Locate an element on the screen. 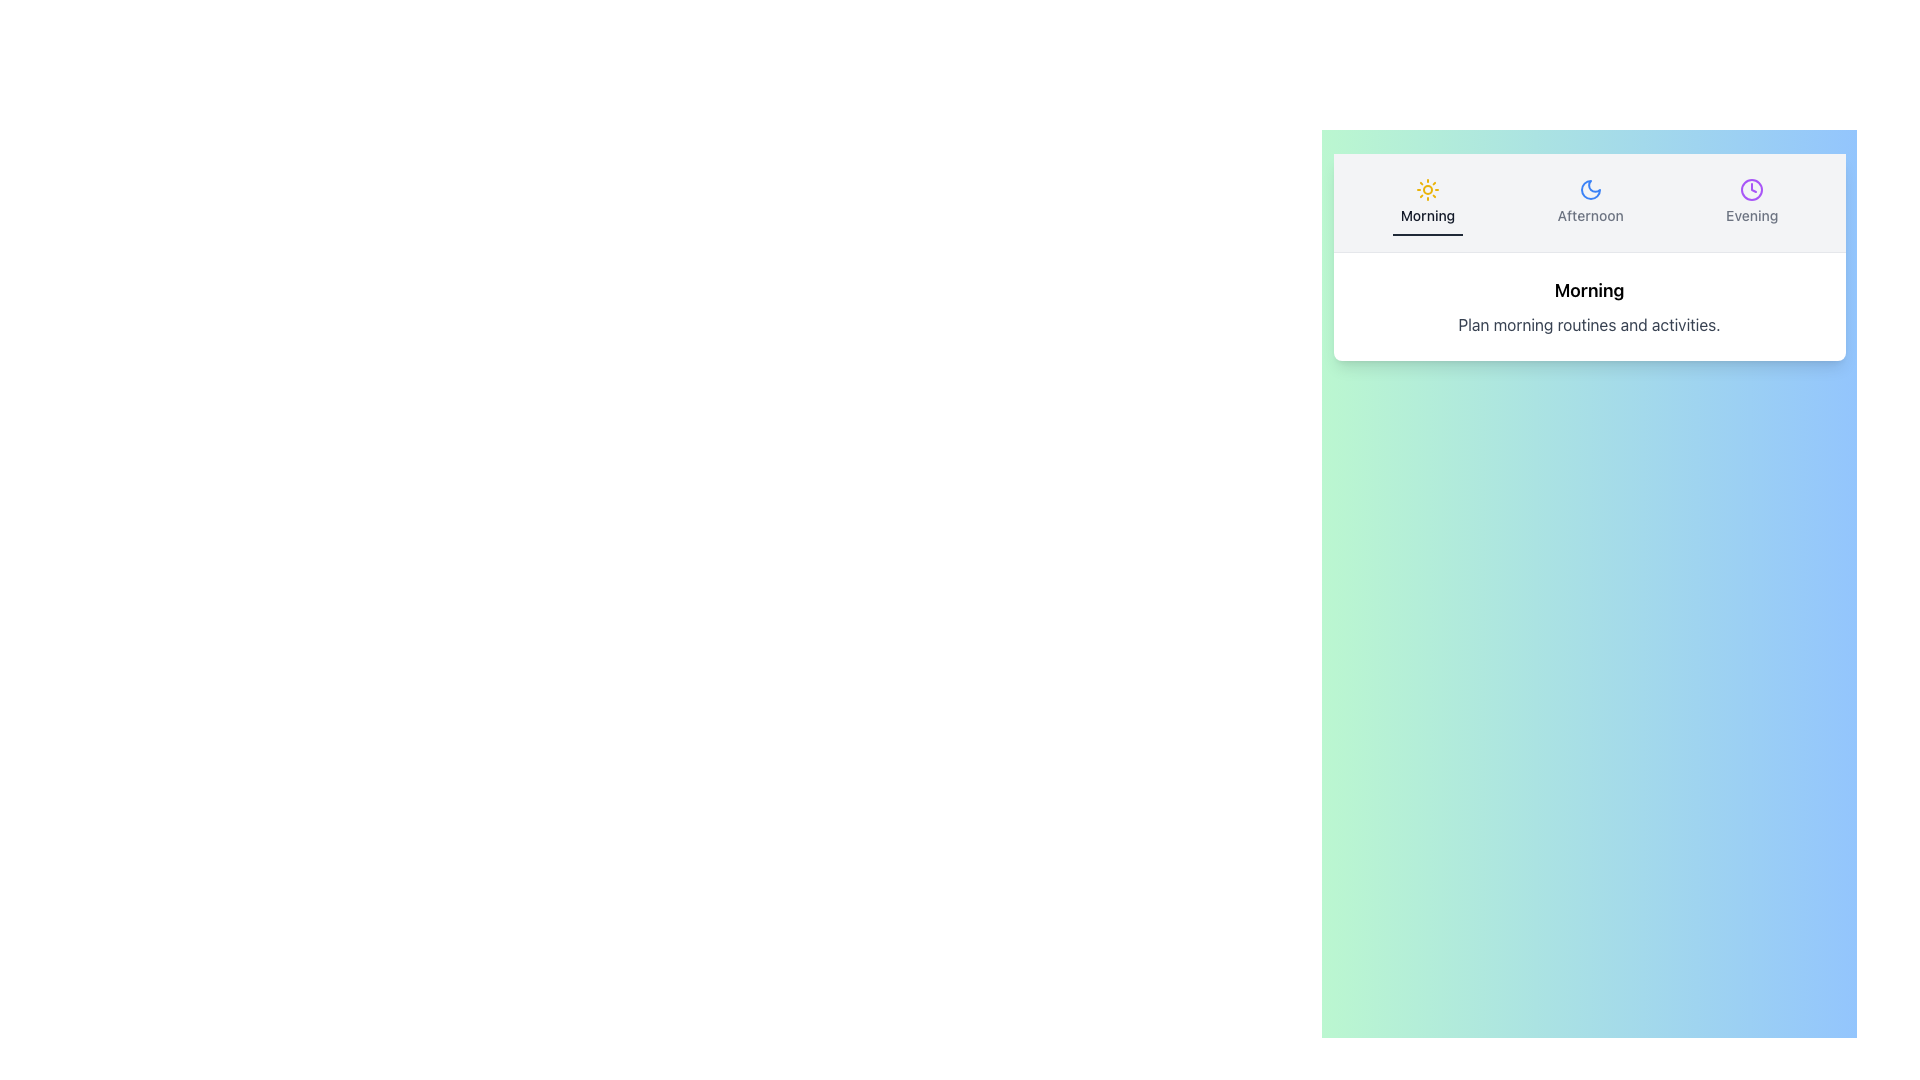 The image size is (1920, 1080). the 'Afternoon' button, which features a blue crescent moon icon above the text 'Afternoon', located in the navigation section between 'Morning' and 'Evening' is located at coordinates (1589, 203).